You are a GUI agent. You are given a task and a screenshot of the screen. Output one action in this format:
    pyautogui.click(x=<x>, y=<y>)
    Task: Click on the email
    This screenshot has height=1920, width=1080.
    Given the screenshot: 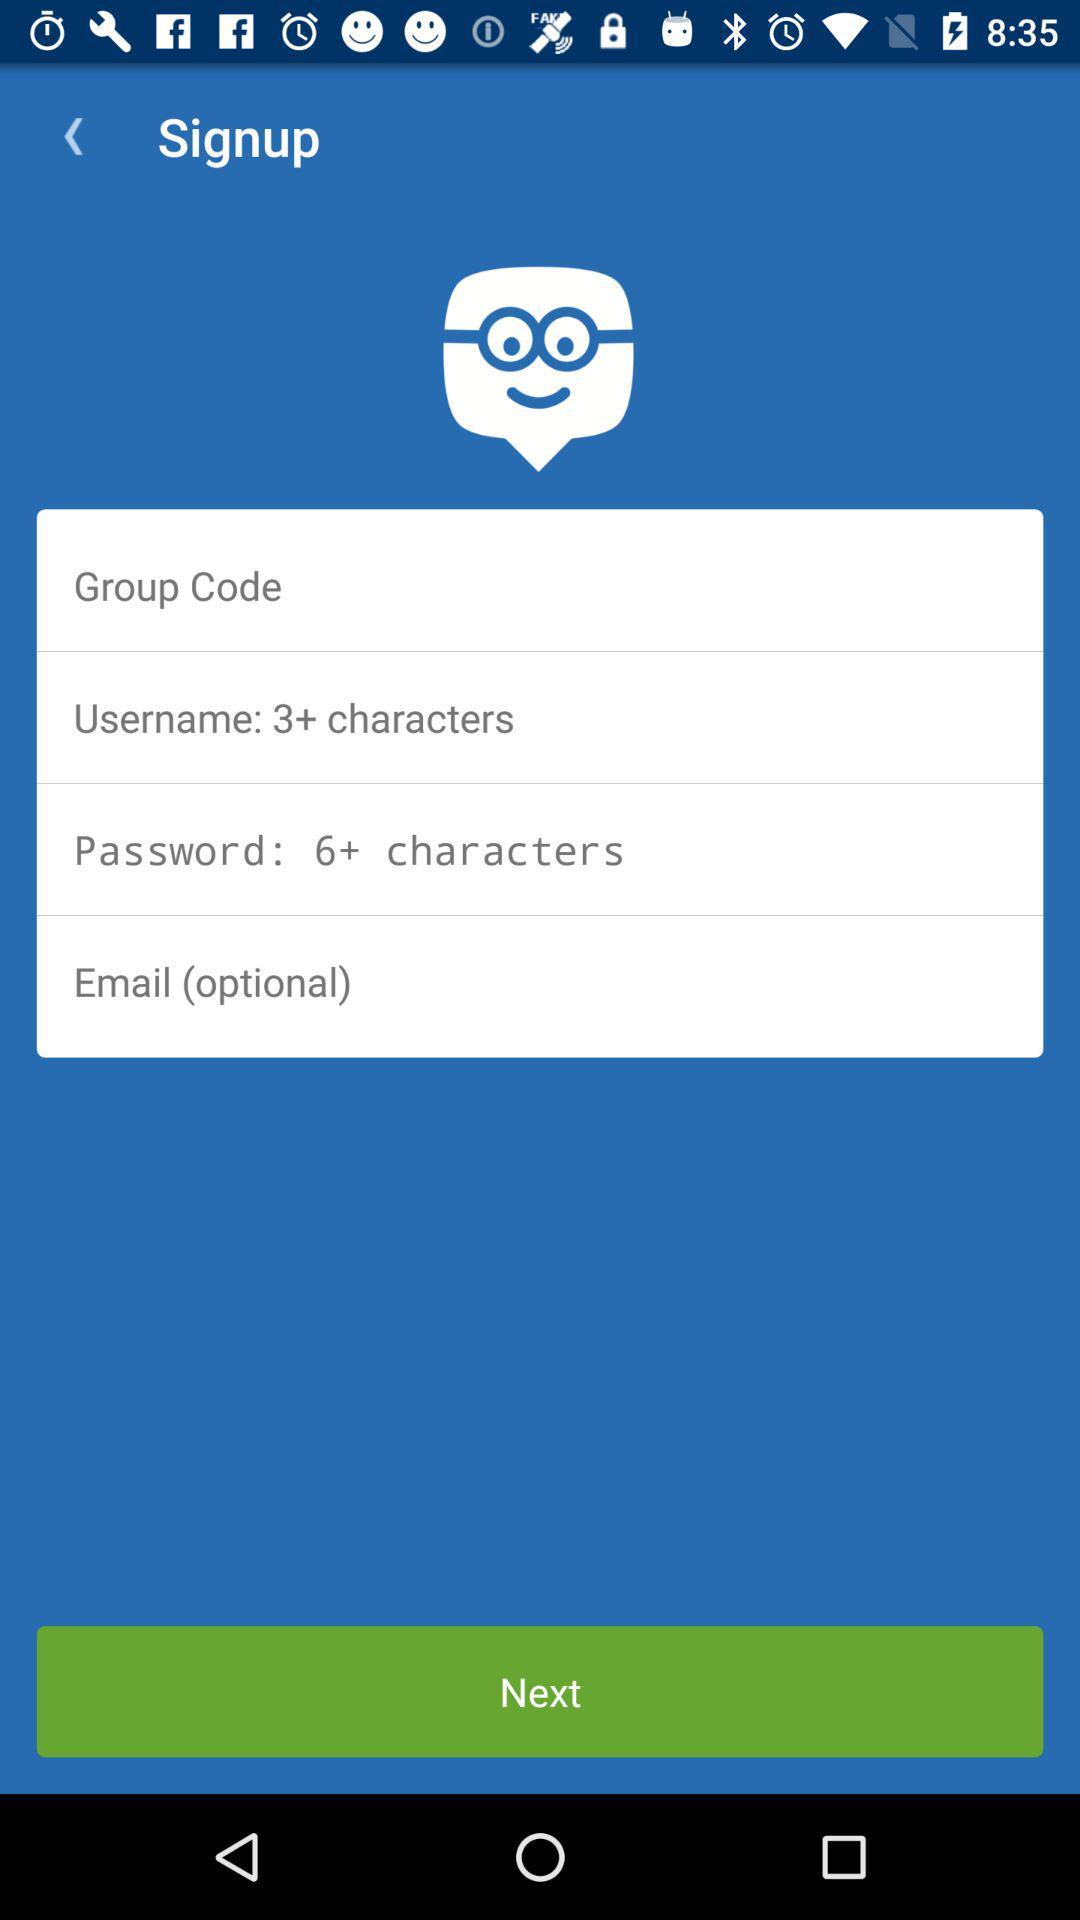 What is the action you would take?
    pyautogui.click(x=540, y=981)
    